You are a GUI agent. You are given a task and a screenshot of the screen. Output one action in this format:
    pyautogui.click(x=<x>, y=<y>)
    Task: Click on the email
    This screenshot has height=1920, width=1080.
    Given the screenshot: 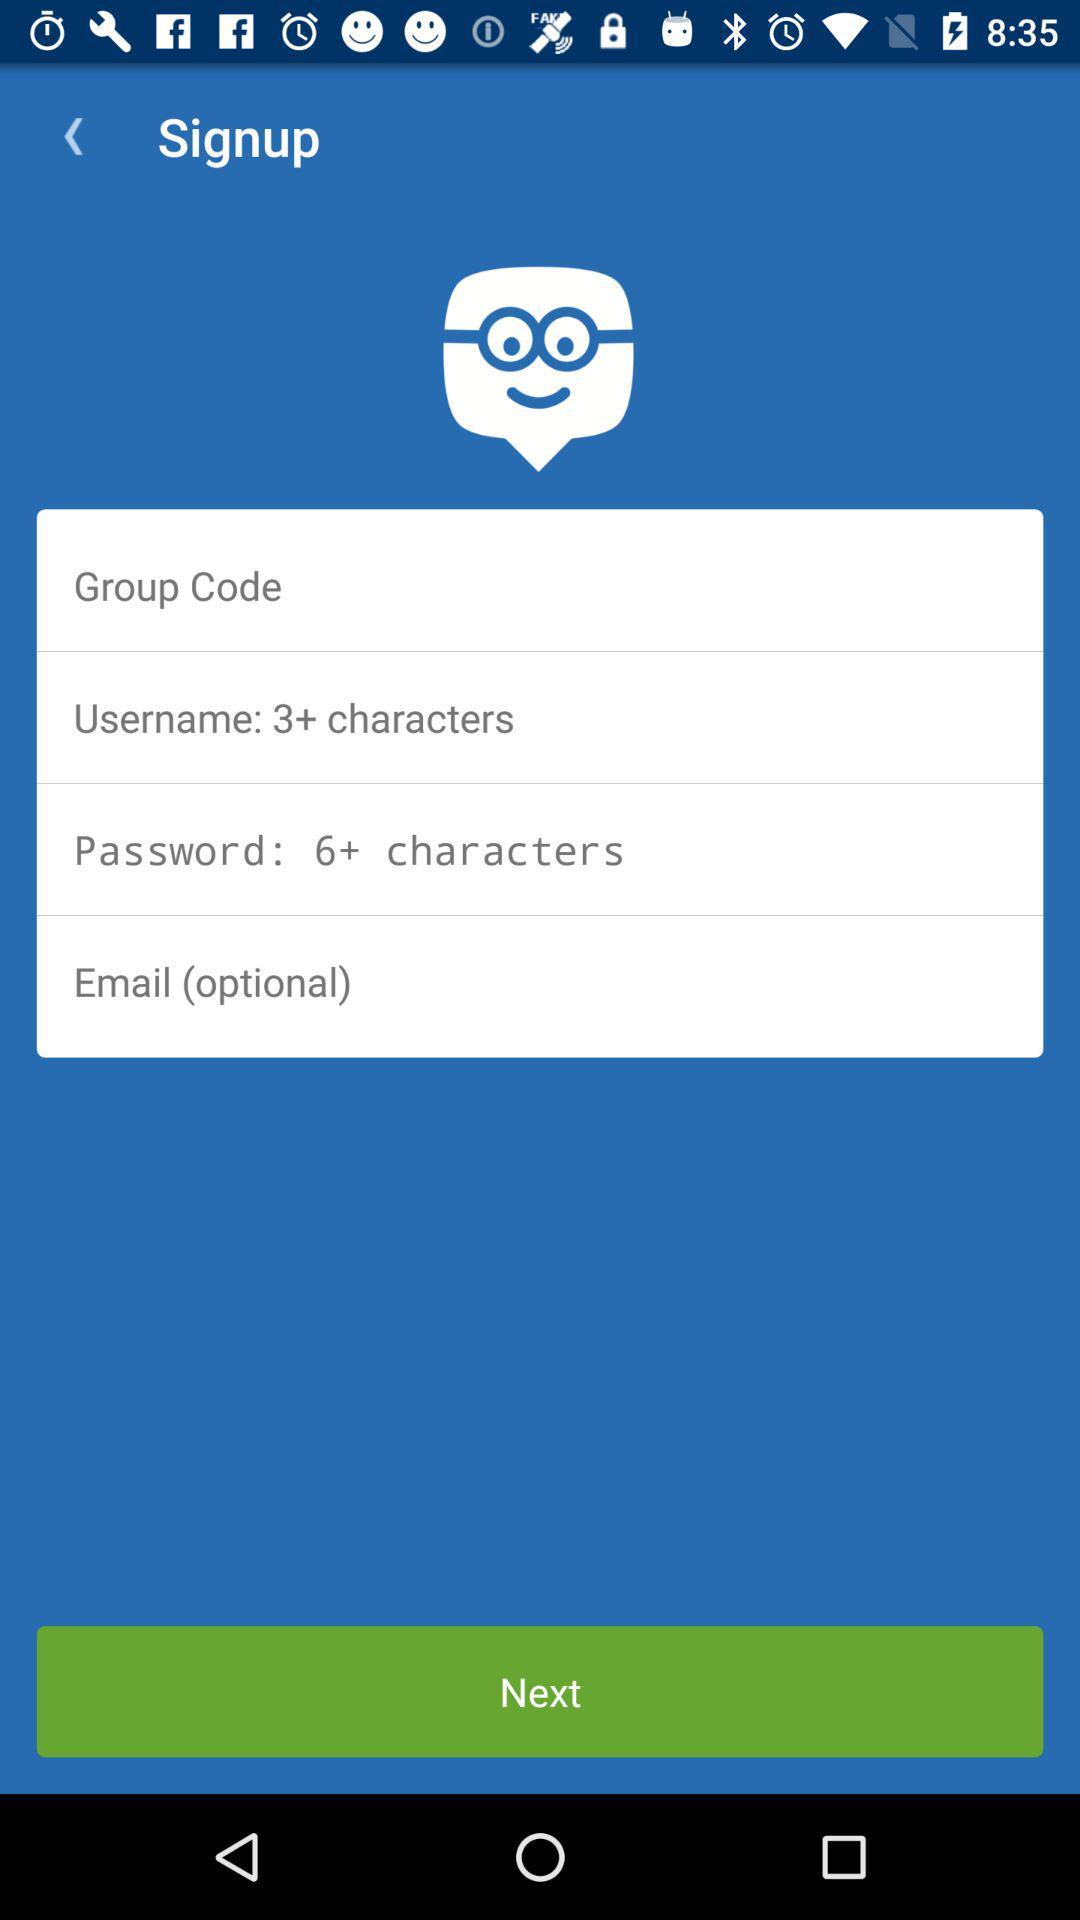 What is the action you would take?
    pyautogui.click(x=540, y=981)
    